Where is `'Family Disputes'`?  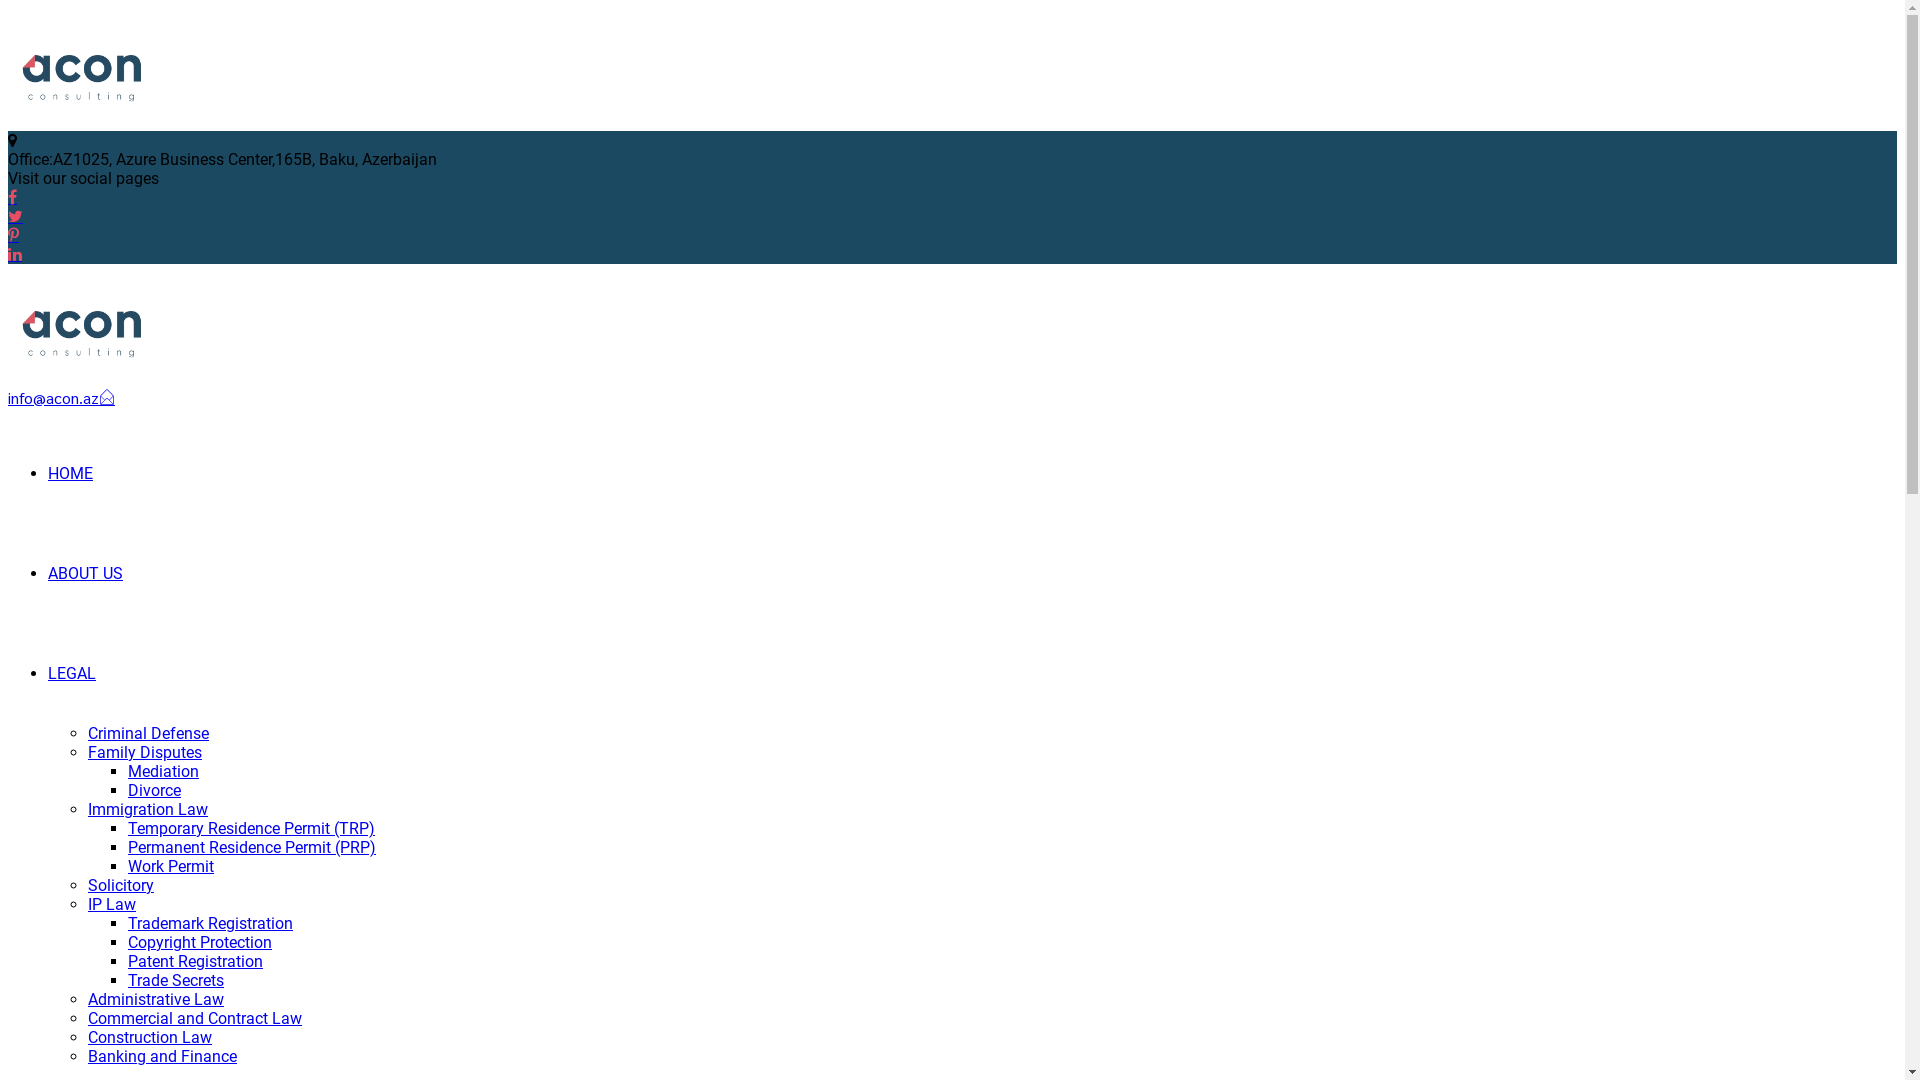
'Family Disputes' is located at coordinates (143, 752).